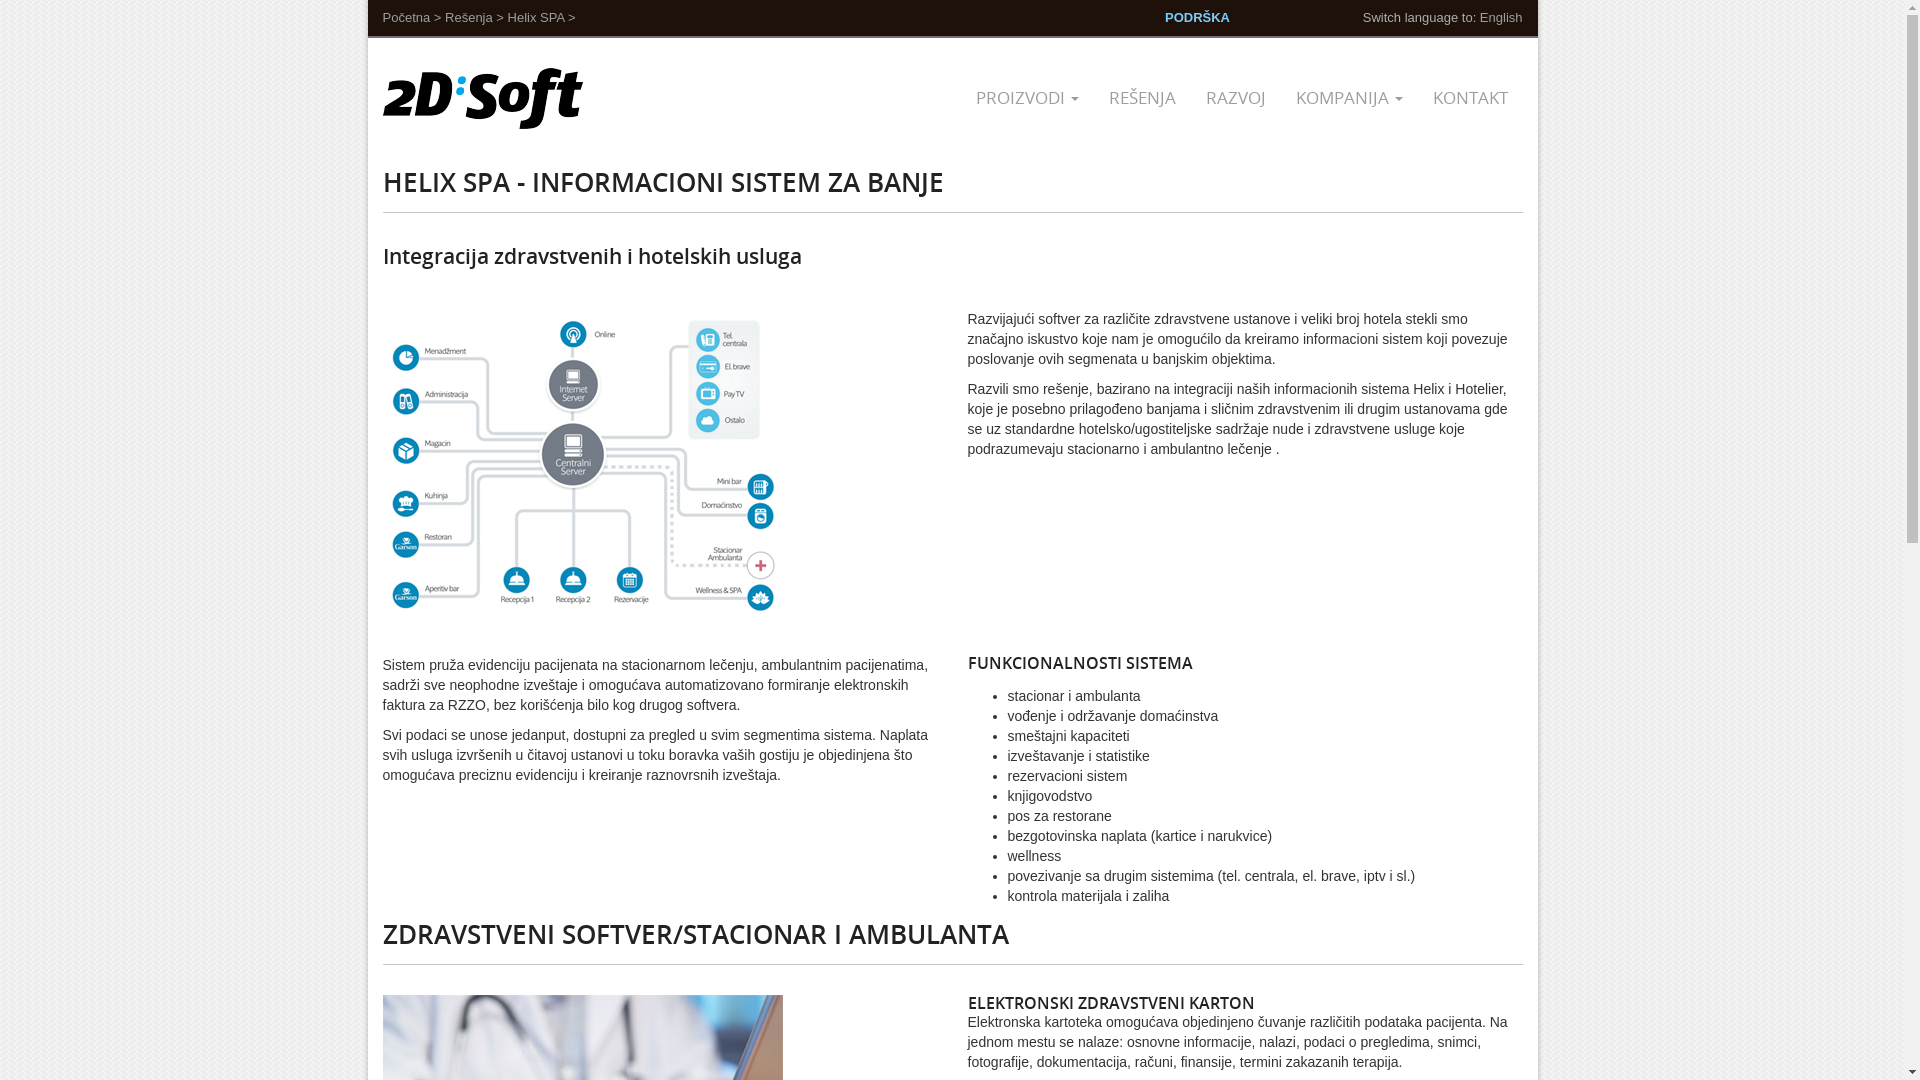  What do you see at coordinates (1501, 17) in the screenshot?
I see `'English'` at bounding box center [1501, 17].